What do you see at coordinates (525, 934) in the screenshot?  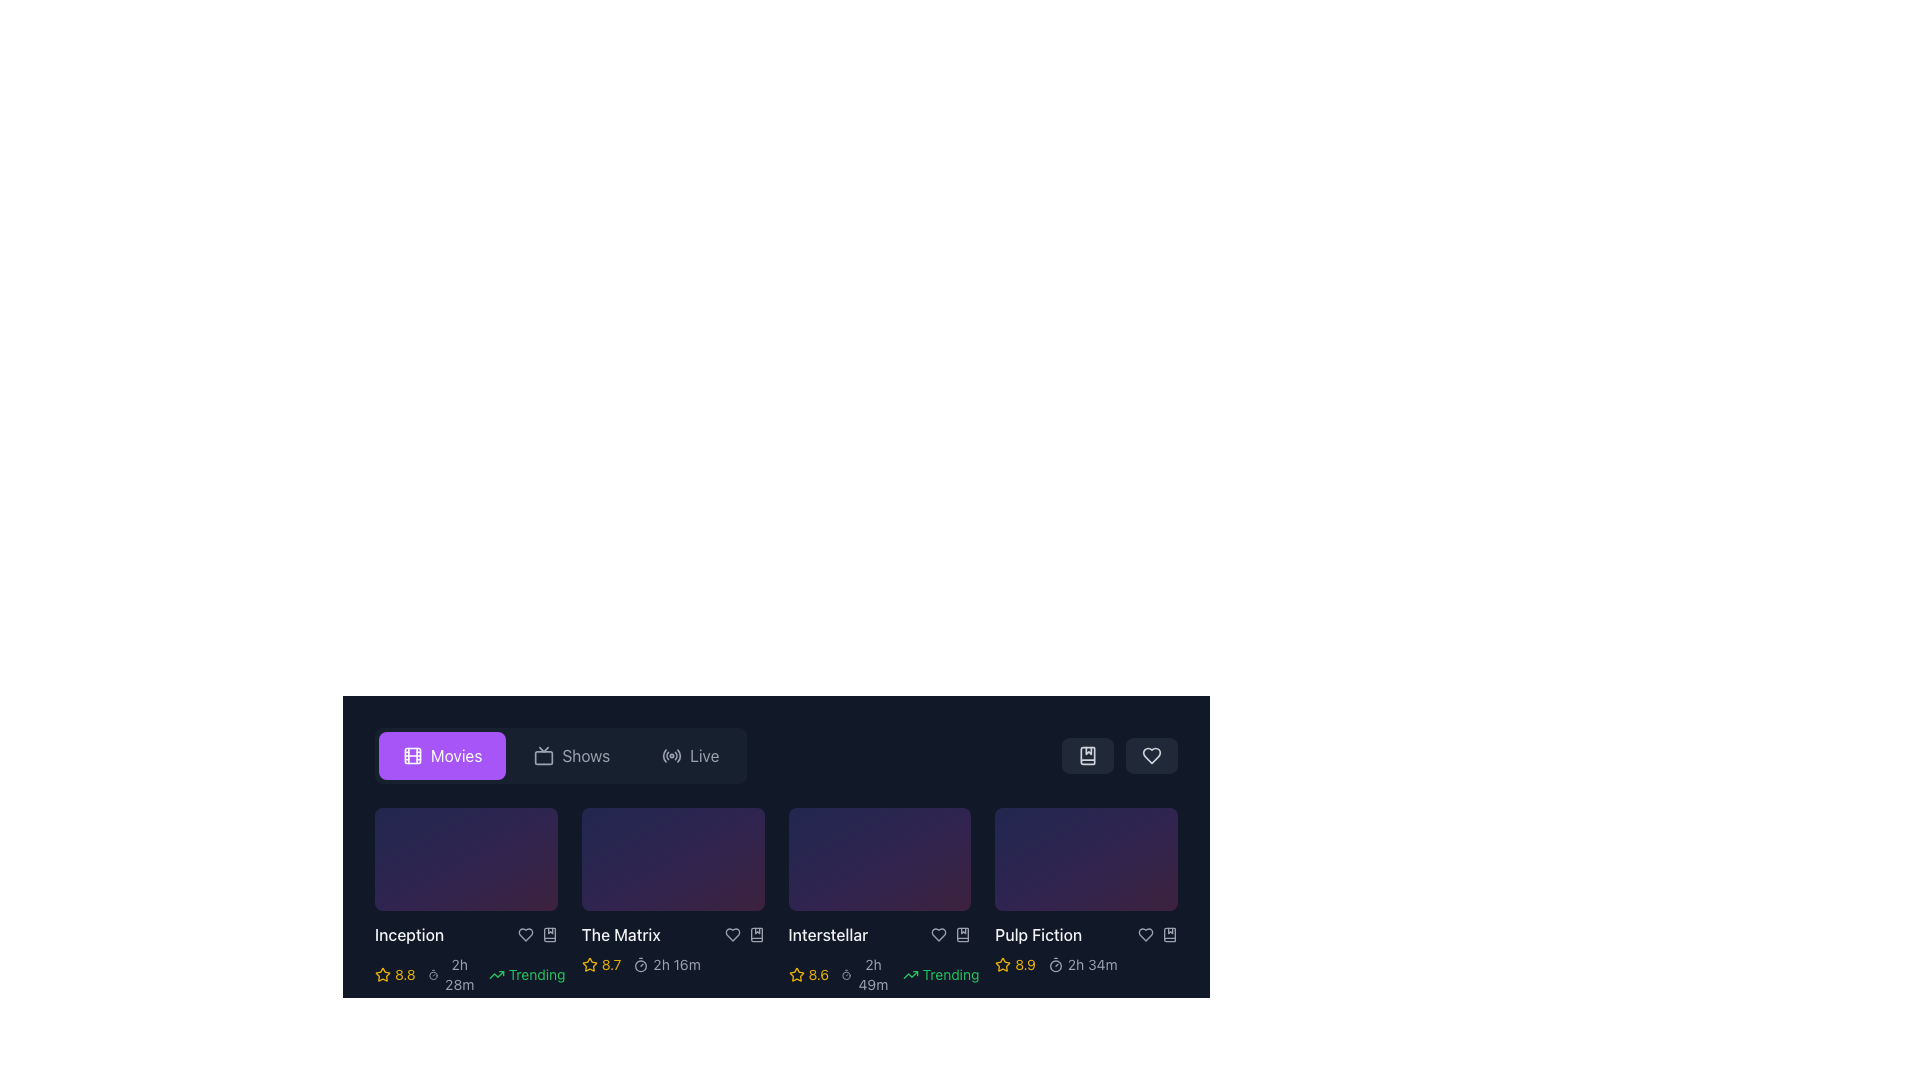 I see `the first icon button on the left under the text 'Inception' to mark the movie as a favorite` at bounding box center [525, 934].